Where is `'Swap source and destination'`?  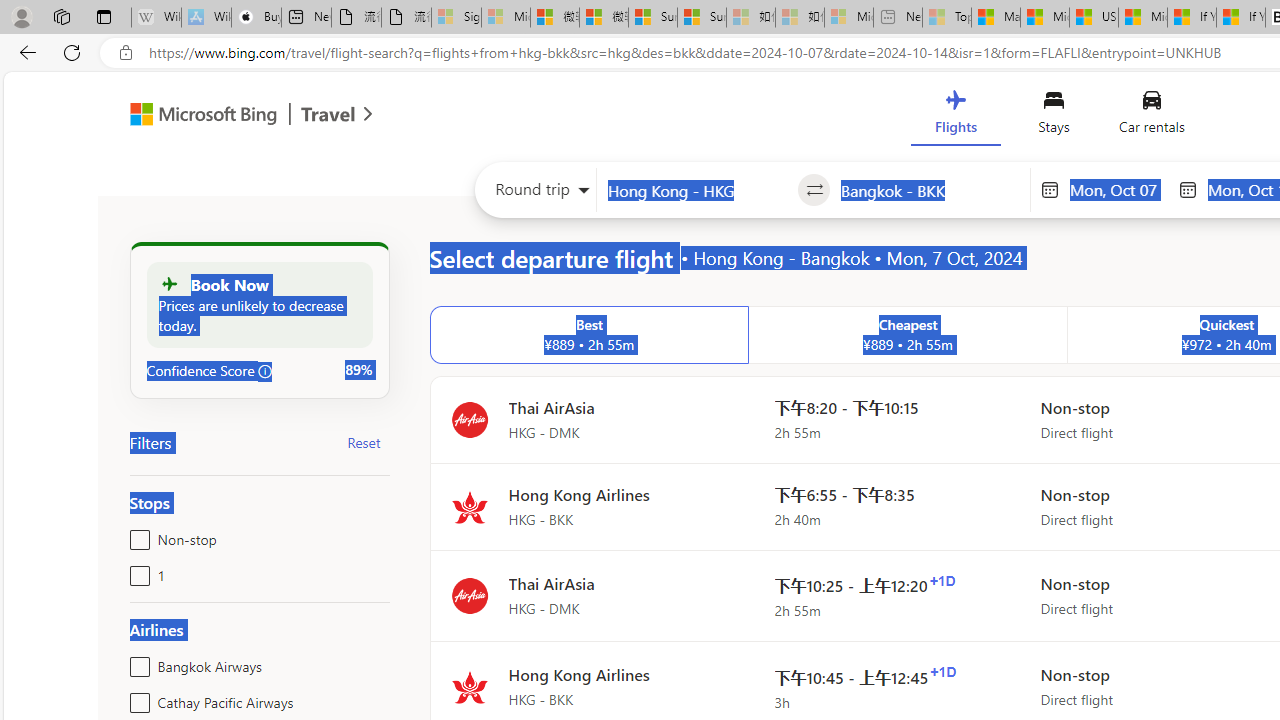
'Swap source and destination' is located at coordinates (814, 190).